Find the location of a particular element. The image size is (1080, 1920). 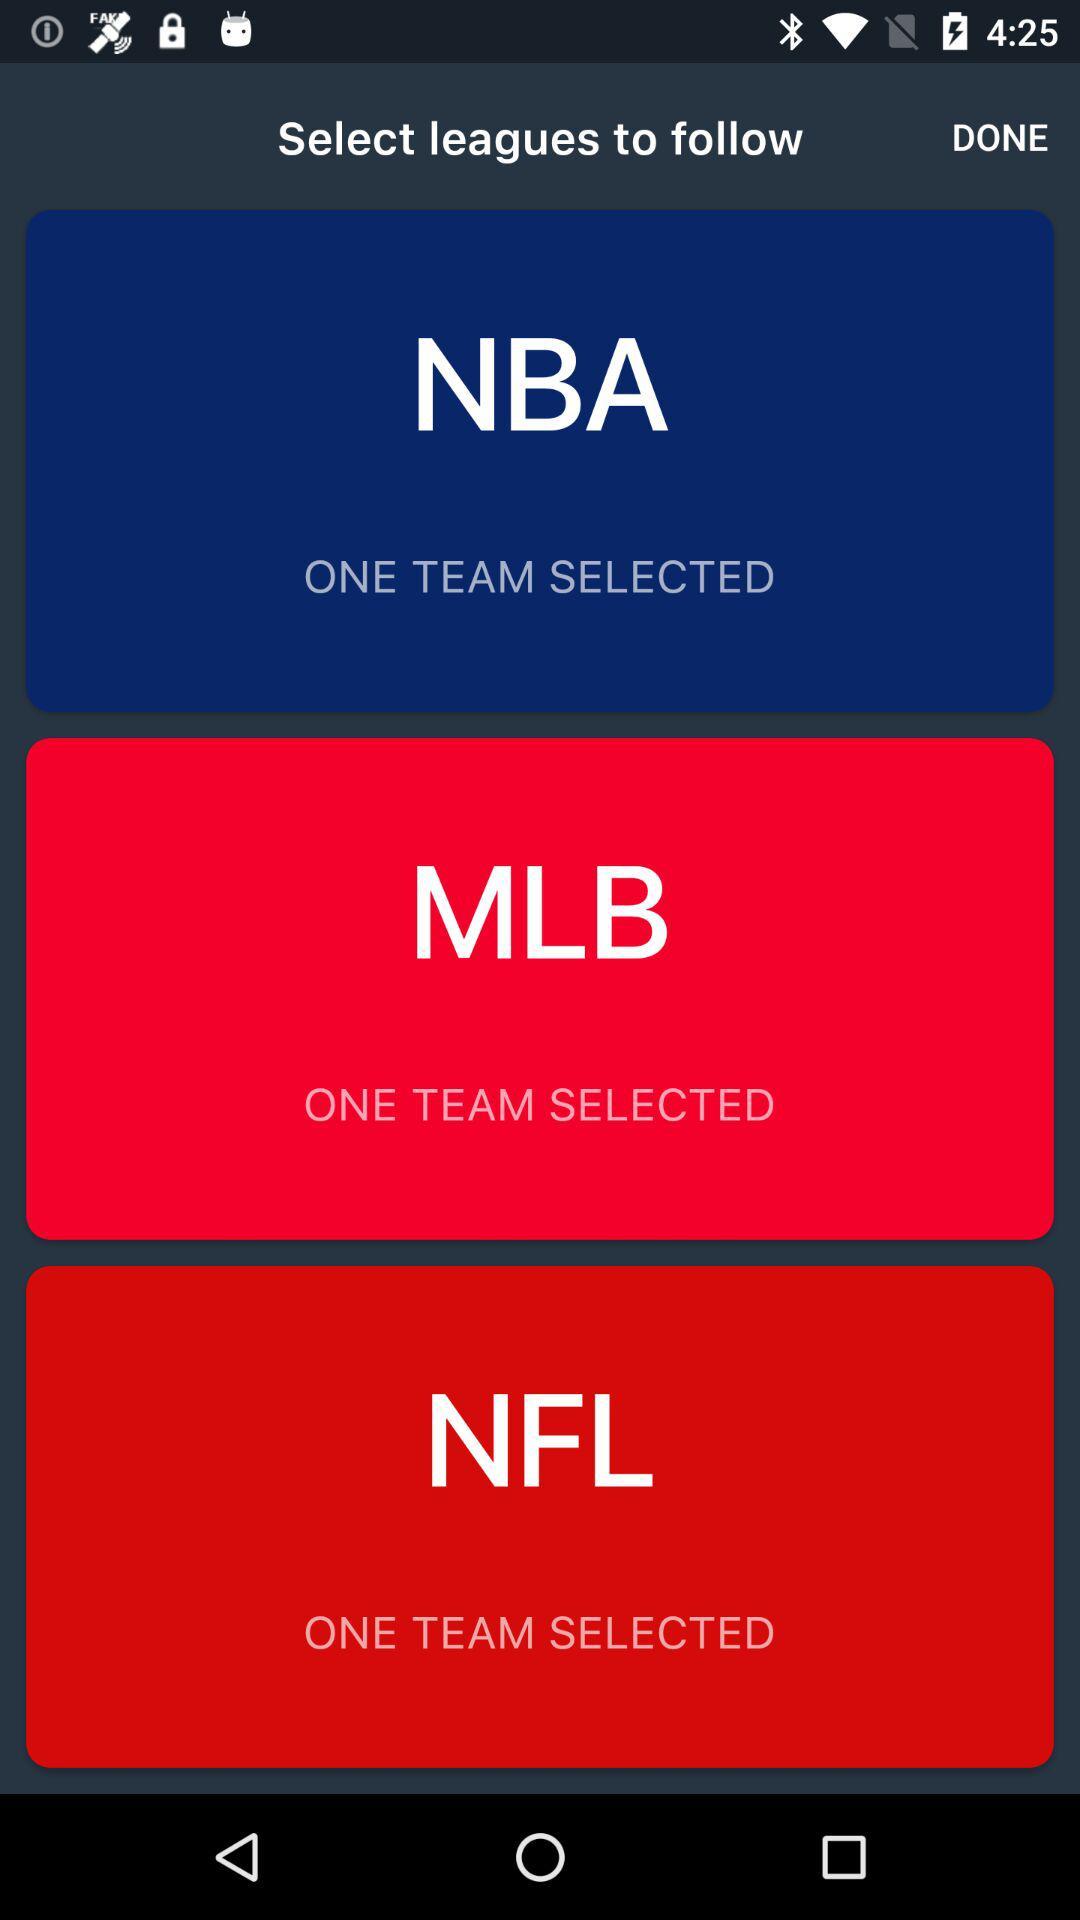

the icon to the right of select leagues to item is located at coordinates (1000, 135).